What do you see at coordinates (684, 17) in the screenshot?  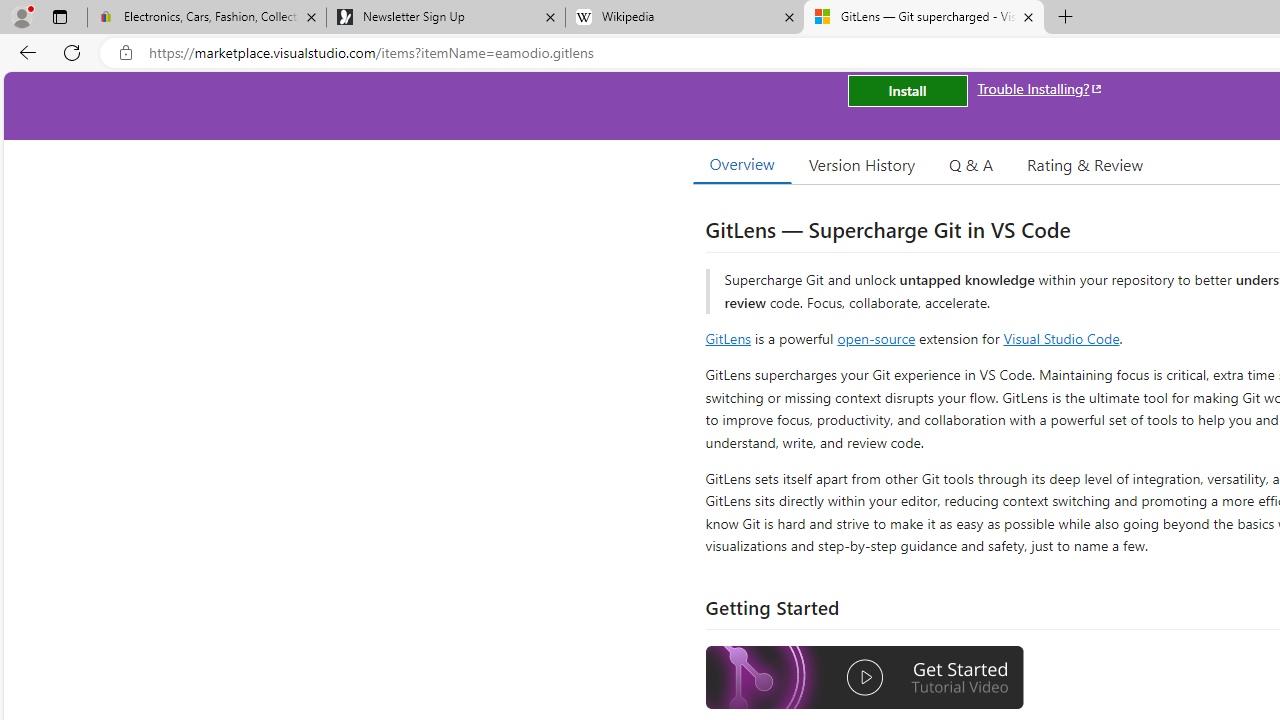 I see `'Wikipedia'` at bounding box center [684, 17].